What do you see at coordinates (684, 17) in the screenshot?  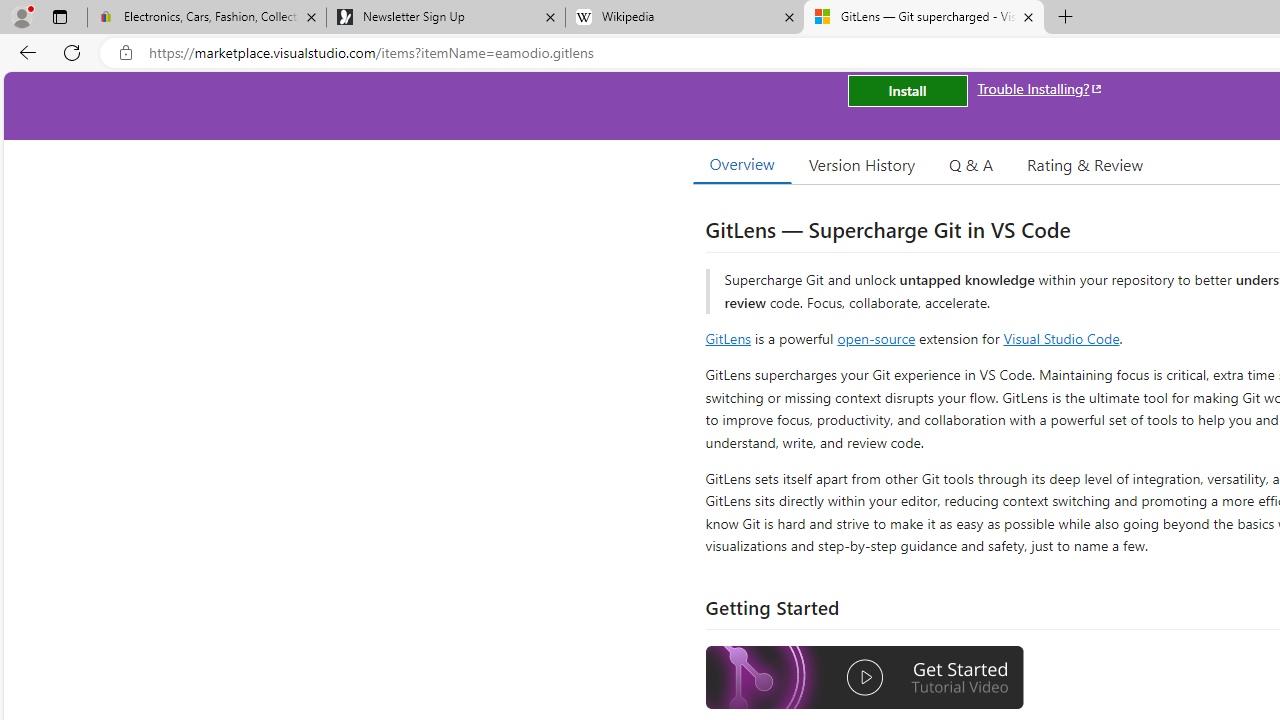 I see `'Wikipedia'` at bounding box center [684, 17].